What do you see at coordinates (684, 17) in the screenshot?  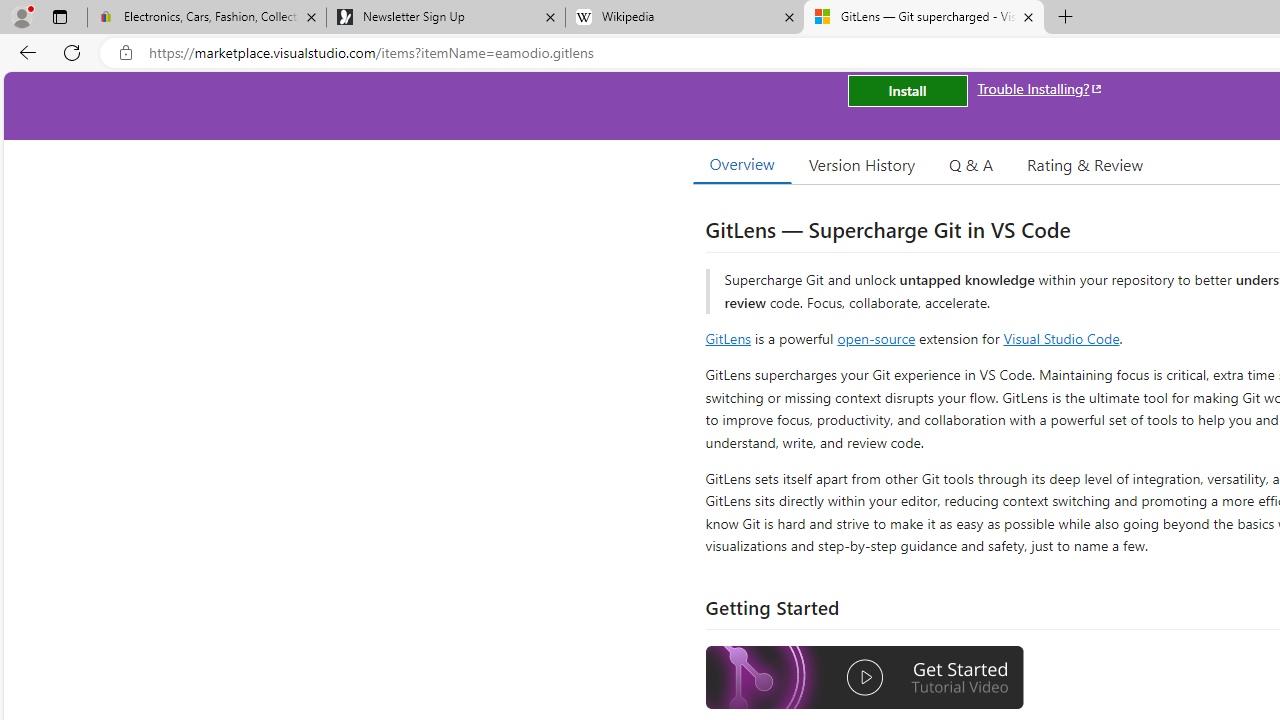 I see `'Wikipedia'` at bounding box center [684, 17].